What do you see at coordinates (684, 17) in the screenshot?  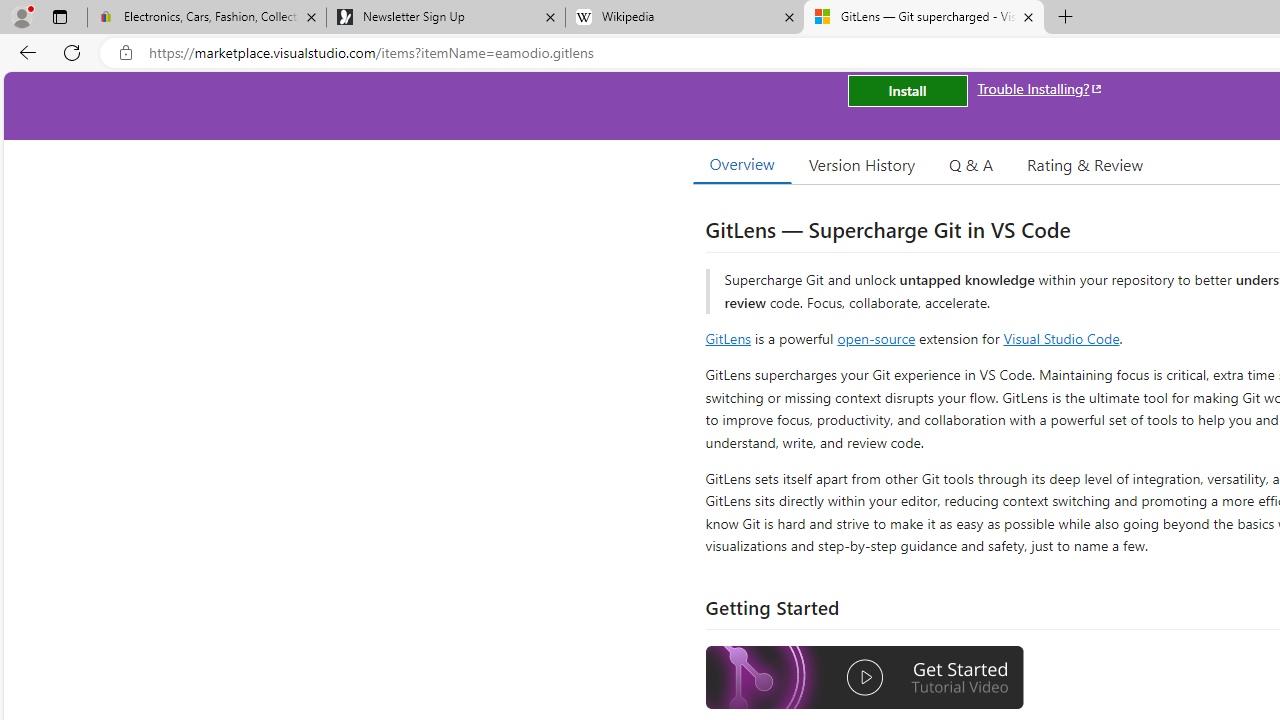 I see `'Wikipedia'` at bounding box center [684, 17].